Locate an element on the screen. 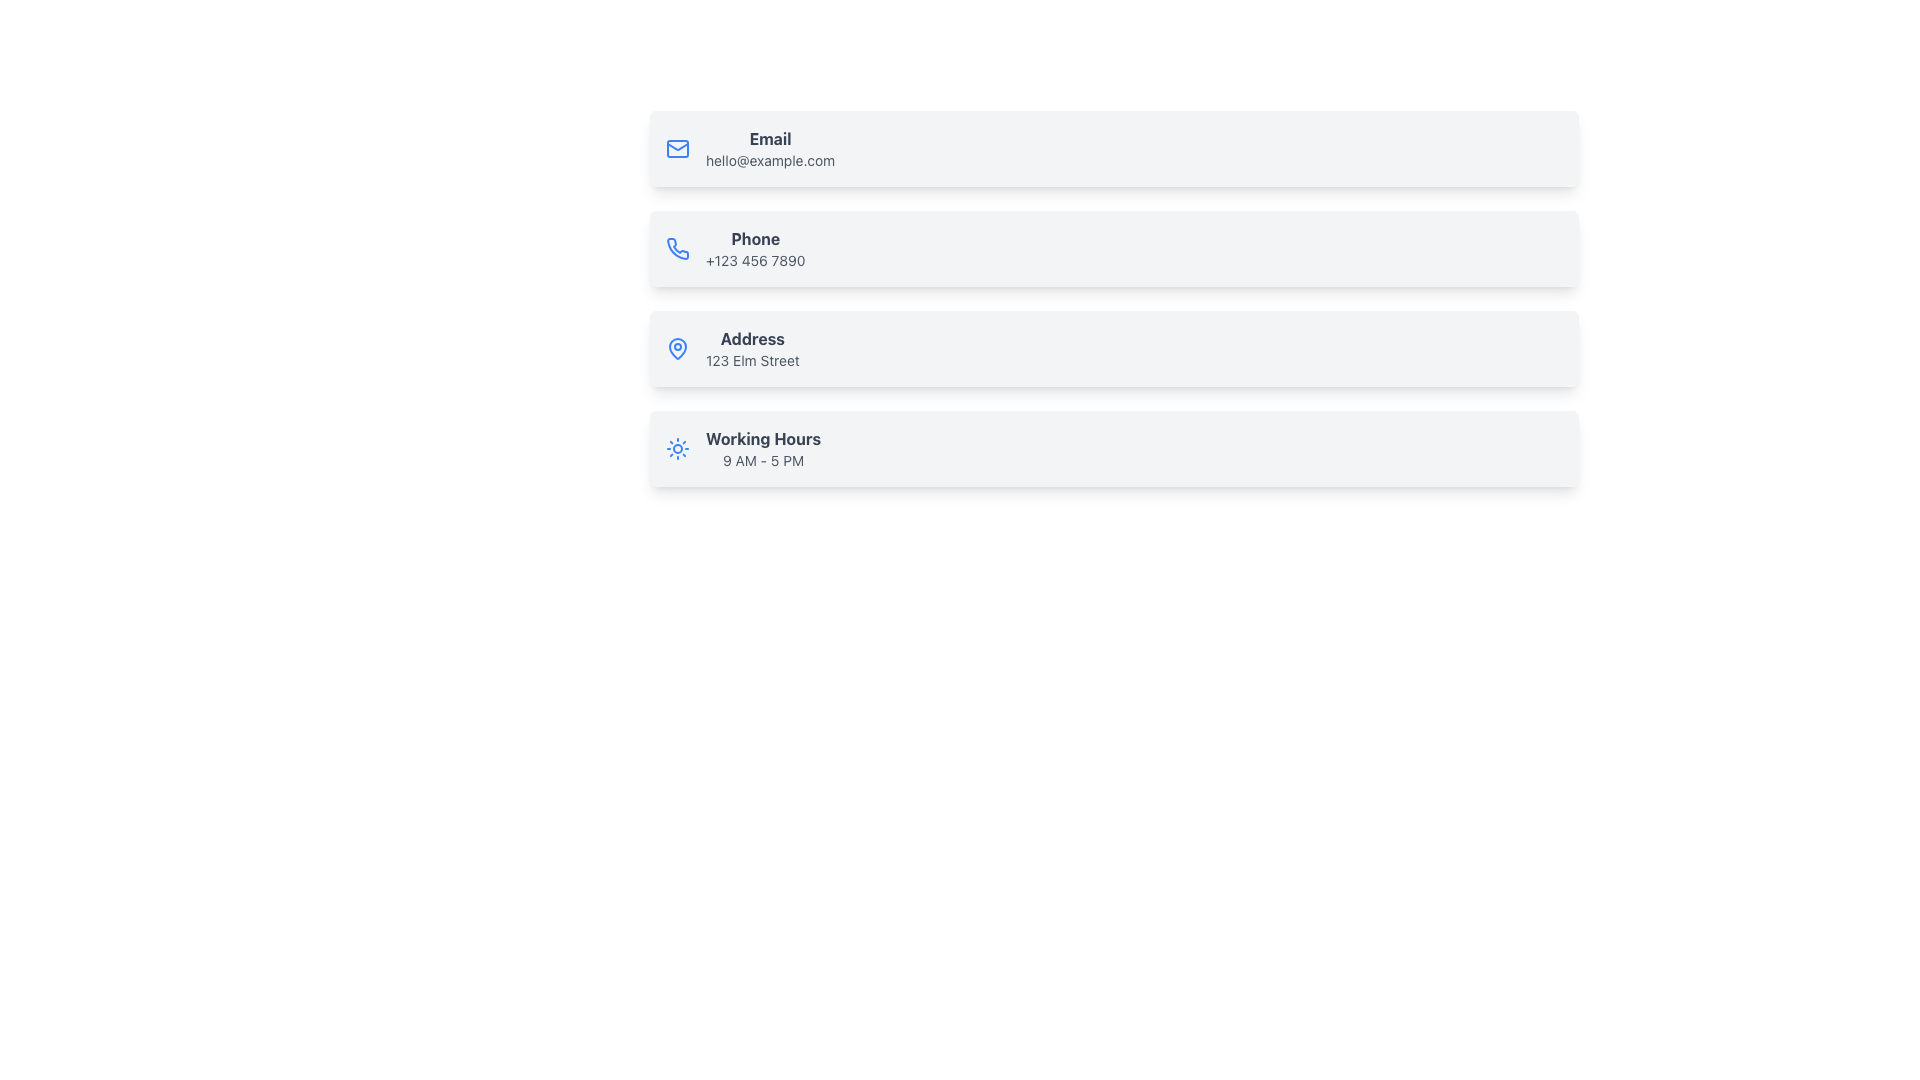 Image resolution: width=1920 pixels, height=1080 pixels. the small blue vector icon depicting a phone receiver, which is the second icon from the top in the contact details list is located at coordinates (678, 247).